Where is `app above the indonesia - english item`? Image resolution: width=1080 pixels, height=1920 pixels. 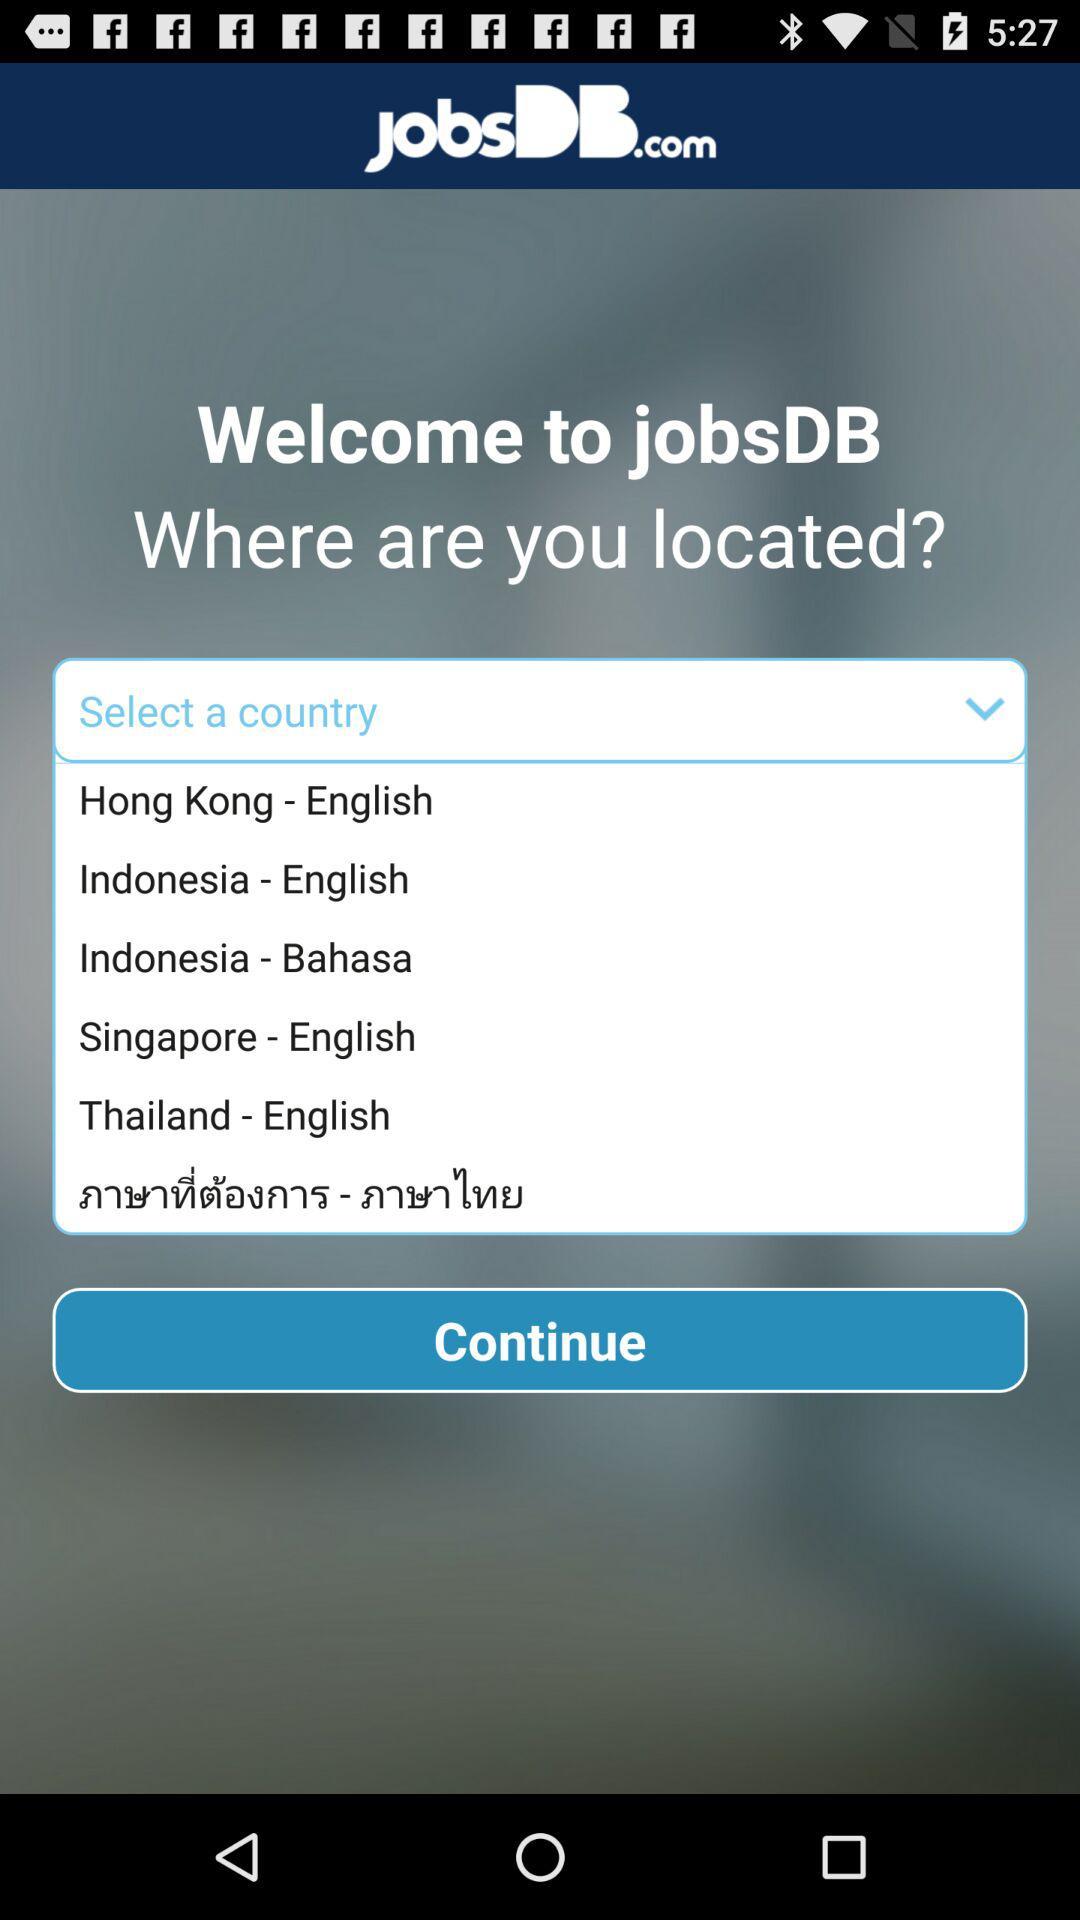
app above the indonesia - english item is located at coordinates (545, 800).